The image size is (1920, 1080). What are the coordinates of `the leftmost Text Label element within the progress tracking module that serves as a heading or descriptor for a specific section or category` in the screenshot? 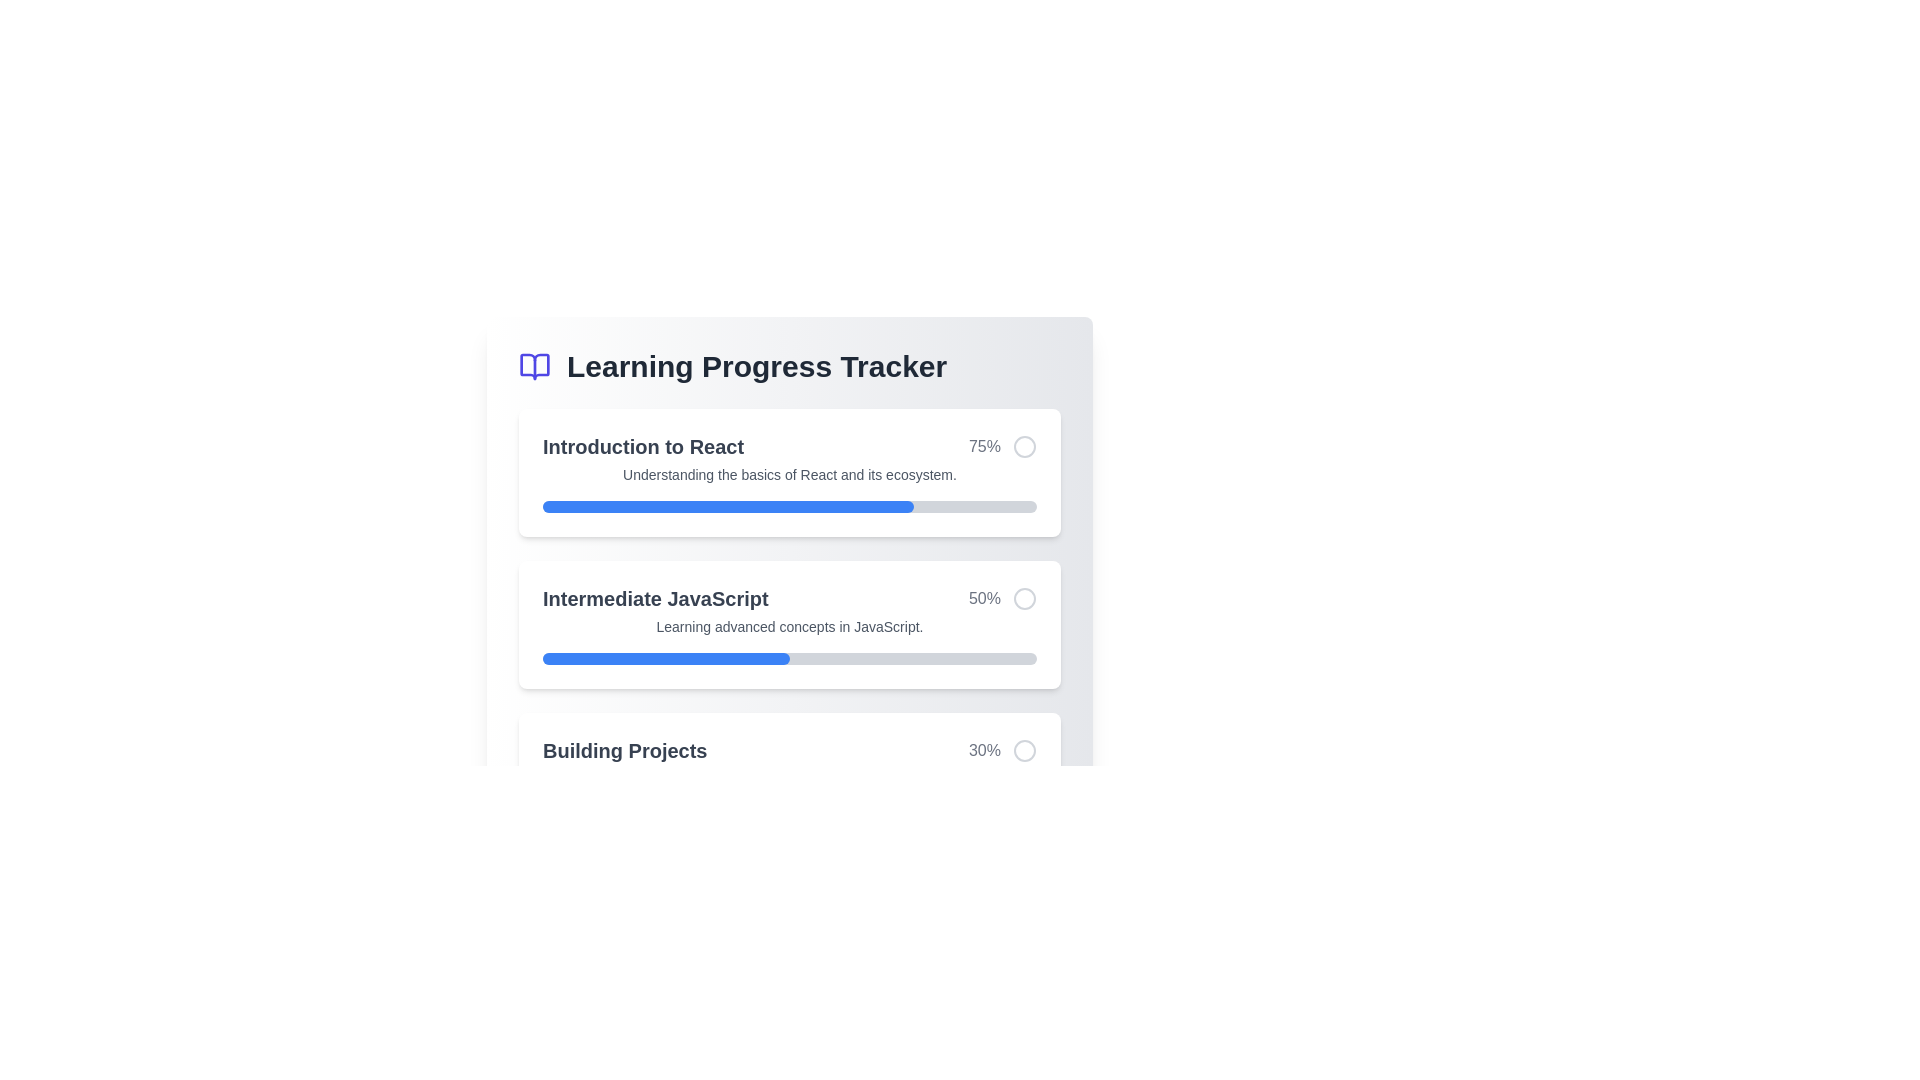 It's located at (624, 751).